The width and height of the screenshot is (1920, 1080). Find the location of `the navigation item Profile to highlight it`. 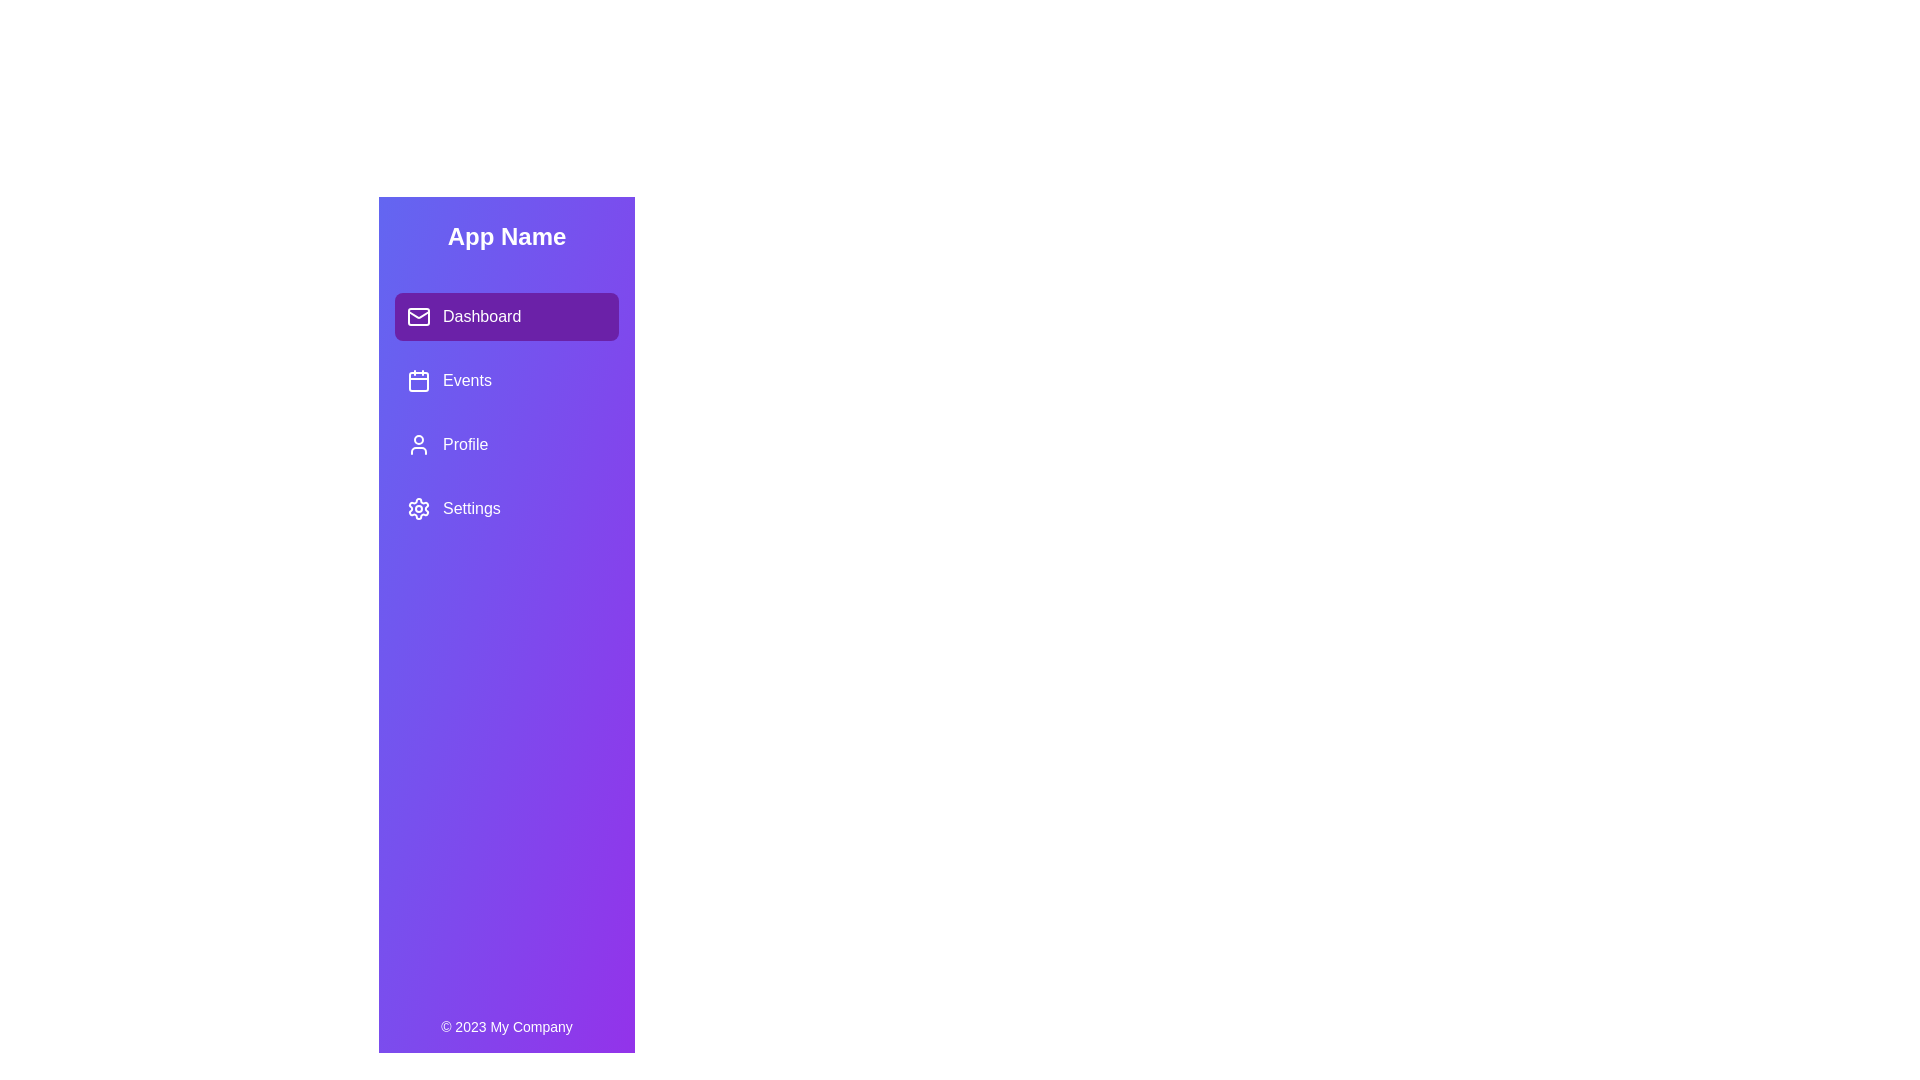

the navigation item Profile to highlight it is located at coordinates (507, 443).